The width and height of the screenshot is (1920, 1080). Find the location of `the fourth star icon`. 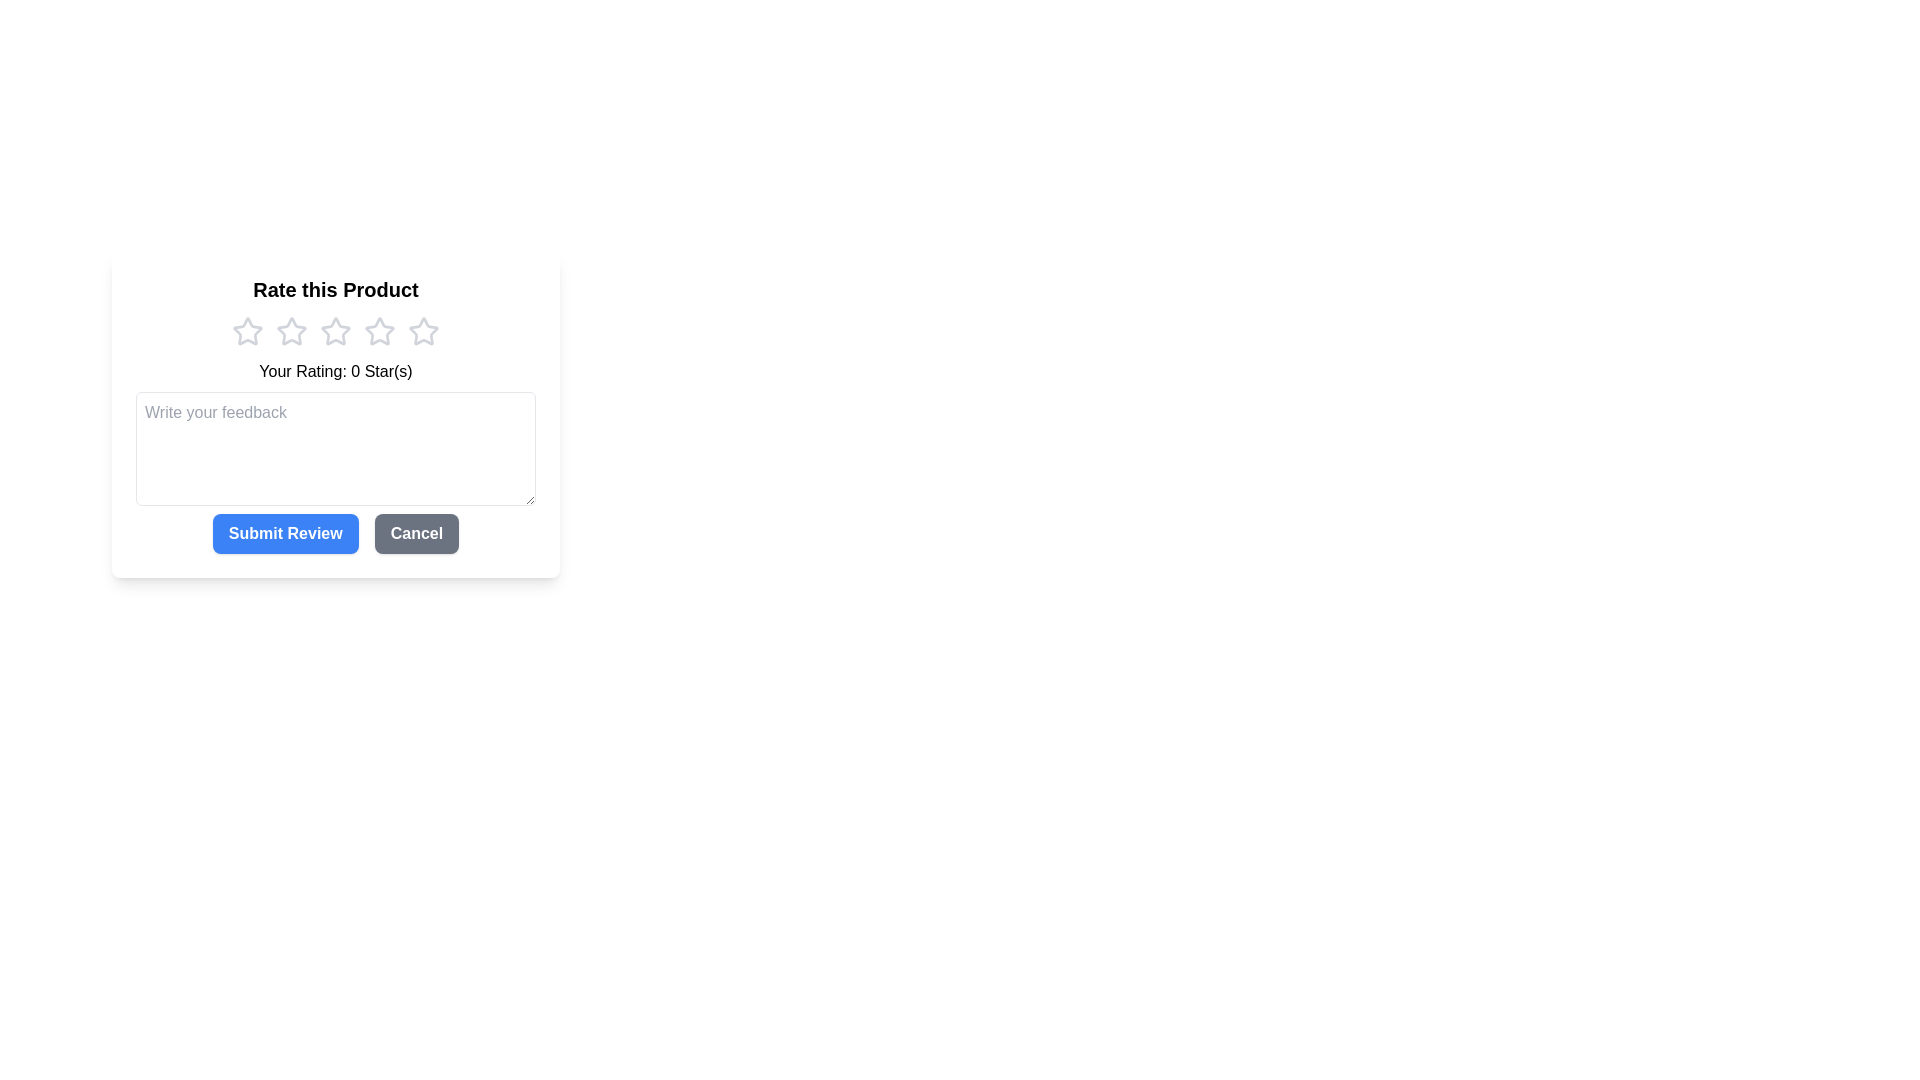

the fourth star icon is located at coordinates (379, 330).